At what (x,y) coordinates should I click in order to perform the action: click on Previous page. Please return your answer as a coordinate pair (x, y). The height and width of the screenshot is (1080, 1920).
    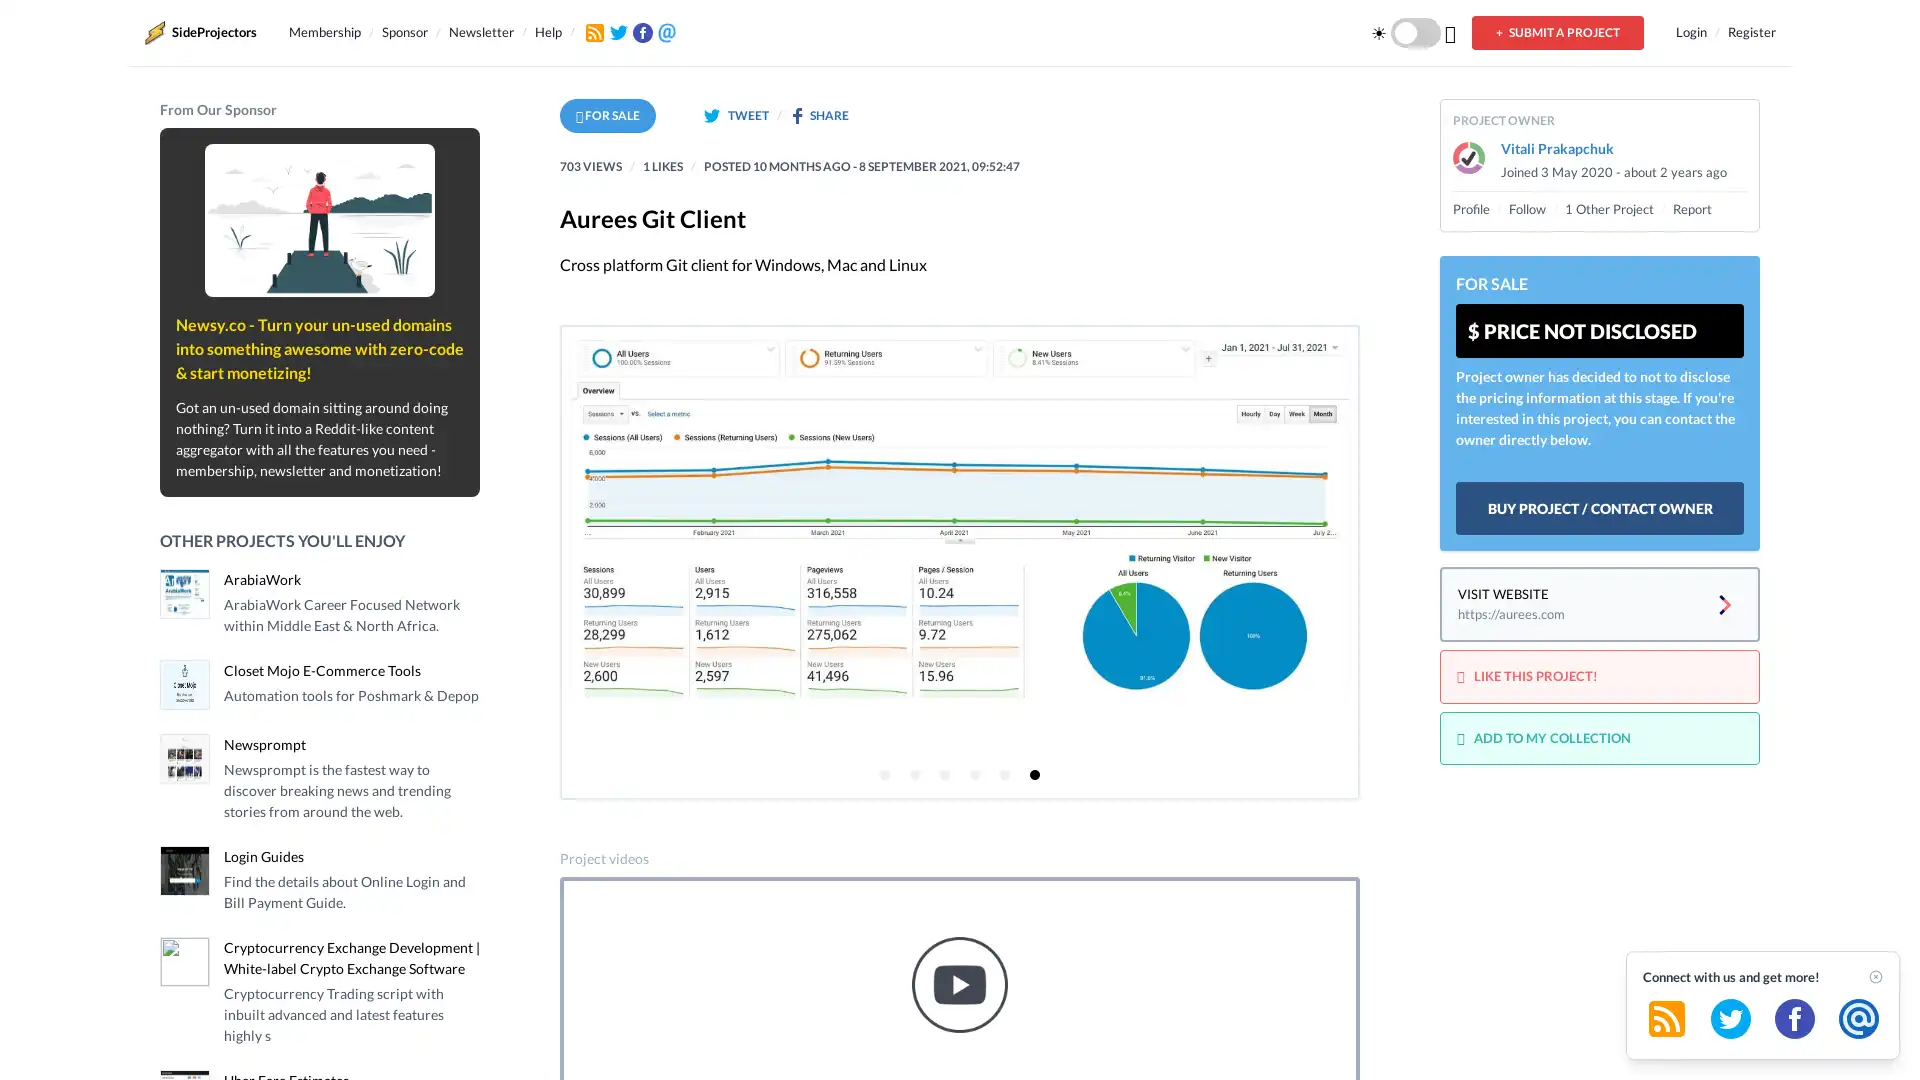
    Looking at the image, I should click on (560, 562).